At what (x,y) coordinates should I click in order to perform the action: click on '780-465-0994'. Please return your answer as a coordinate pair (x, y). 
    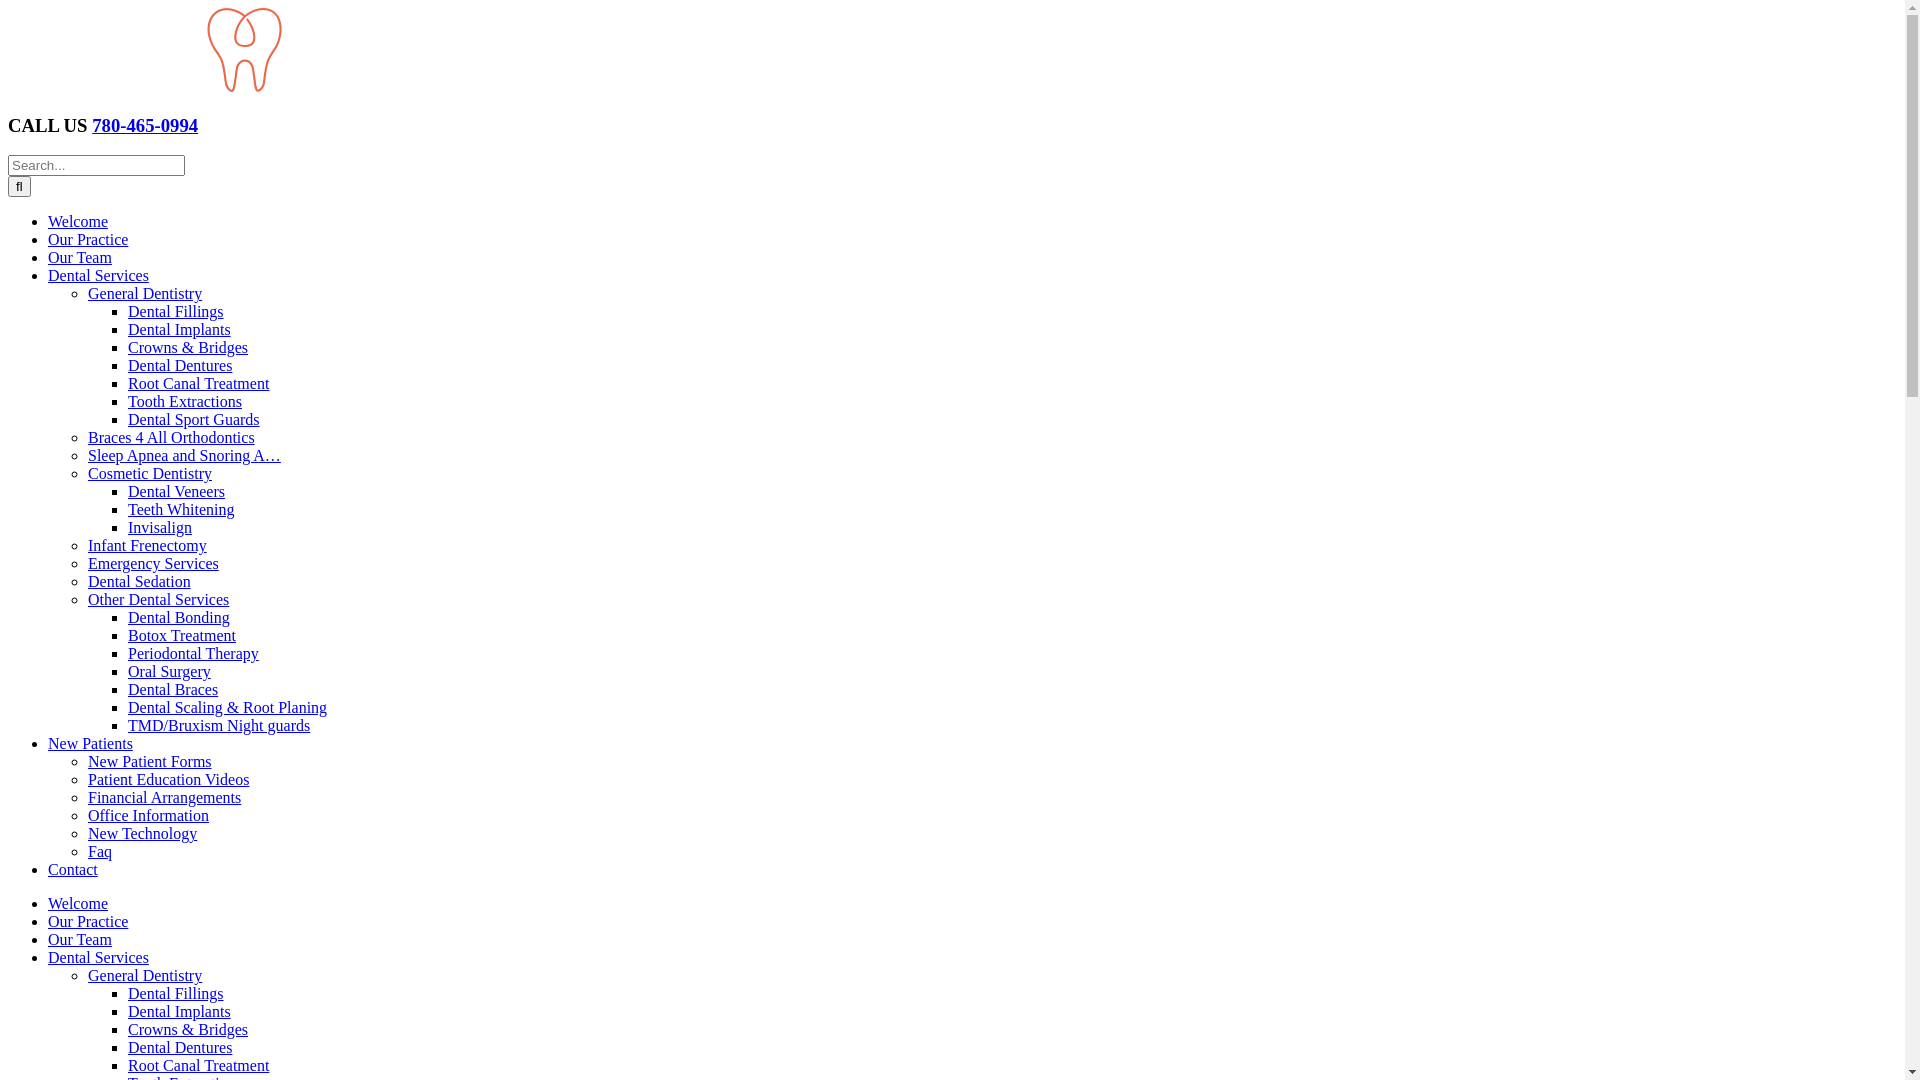
    Looking at the image, I should click on (143, 125).